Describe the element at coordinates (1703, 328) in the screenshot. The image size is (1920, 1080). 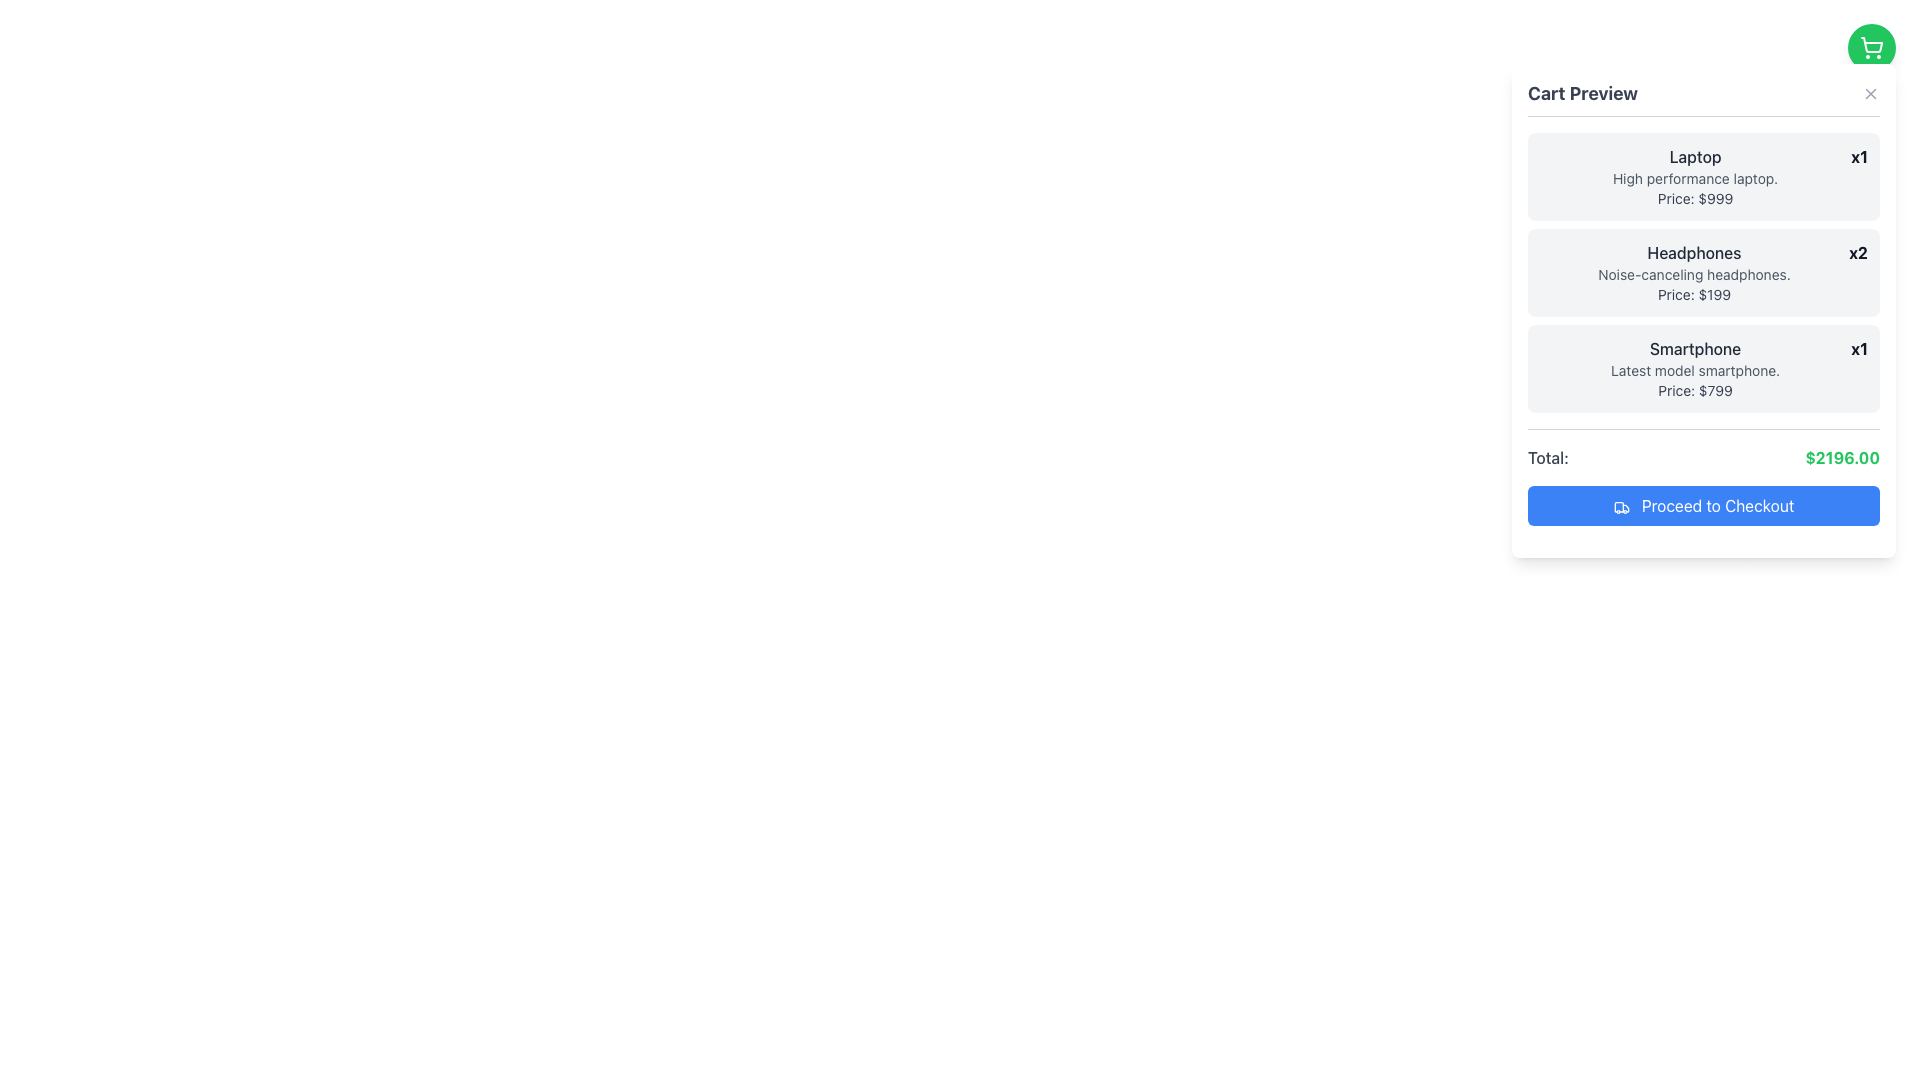
I see `the Cart item summary displaying 'Smartphone' with a brief description 'Latest model smartphone'` at that location.